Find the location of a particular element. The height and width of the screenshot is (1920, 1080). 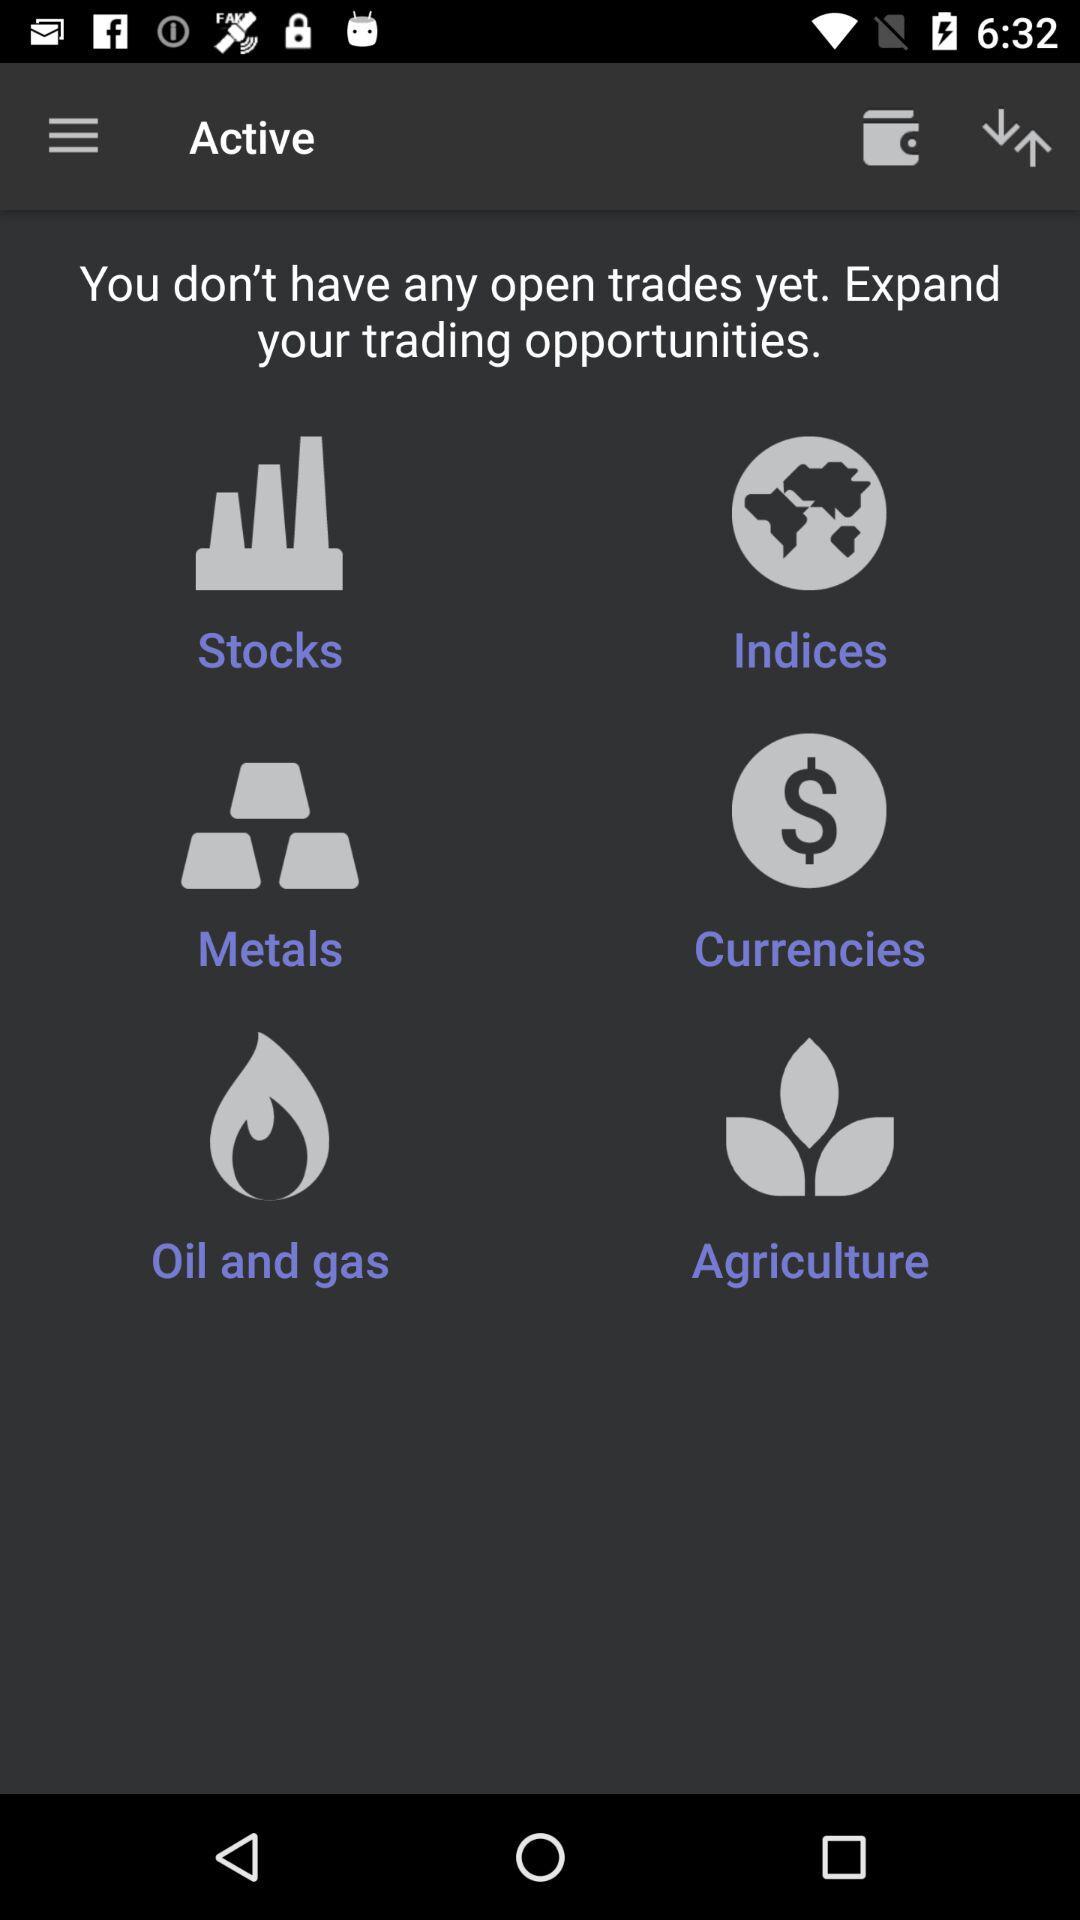

the agriculture icon is located at coordinates (810, 1162).